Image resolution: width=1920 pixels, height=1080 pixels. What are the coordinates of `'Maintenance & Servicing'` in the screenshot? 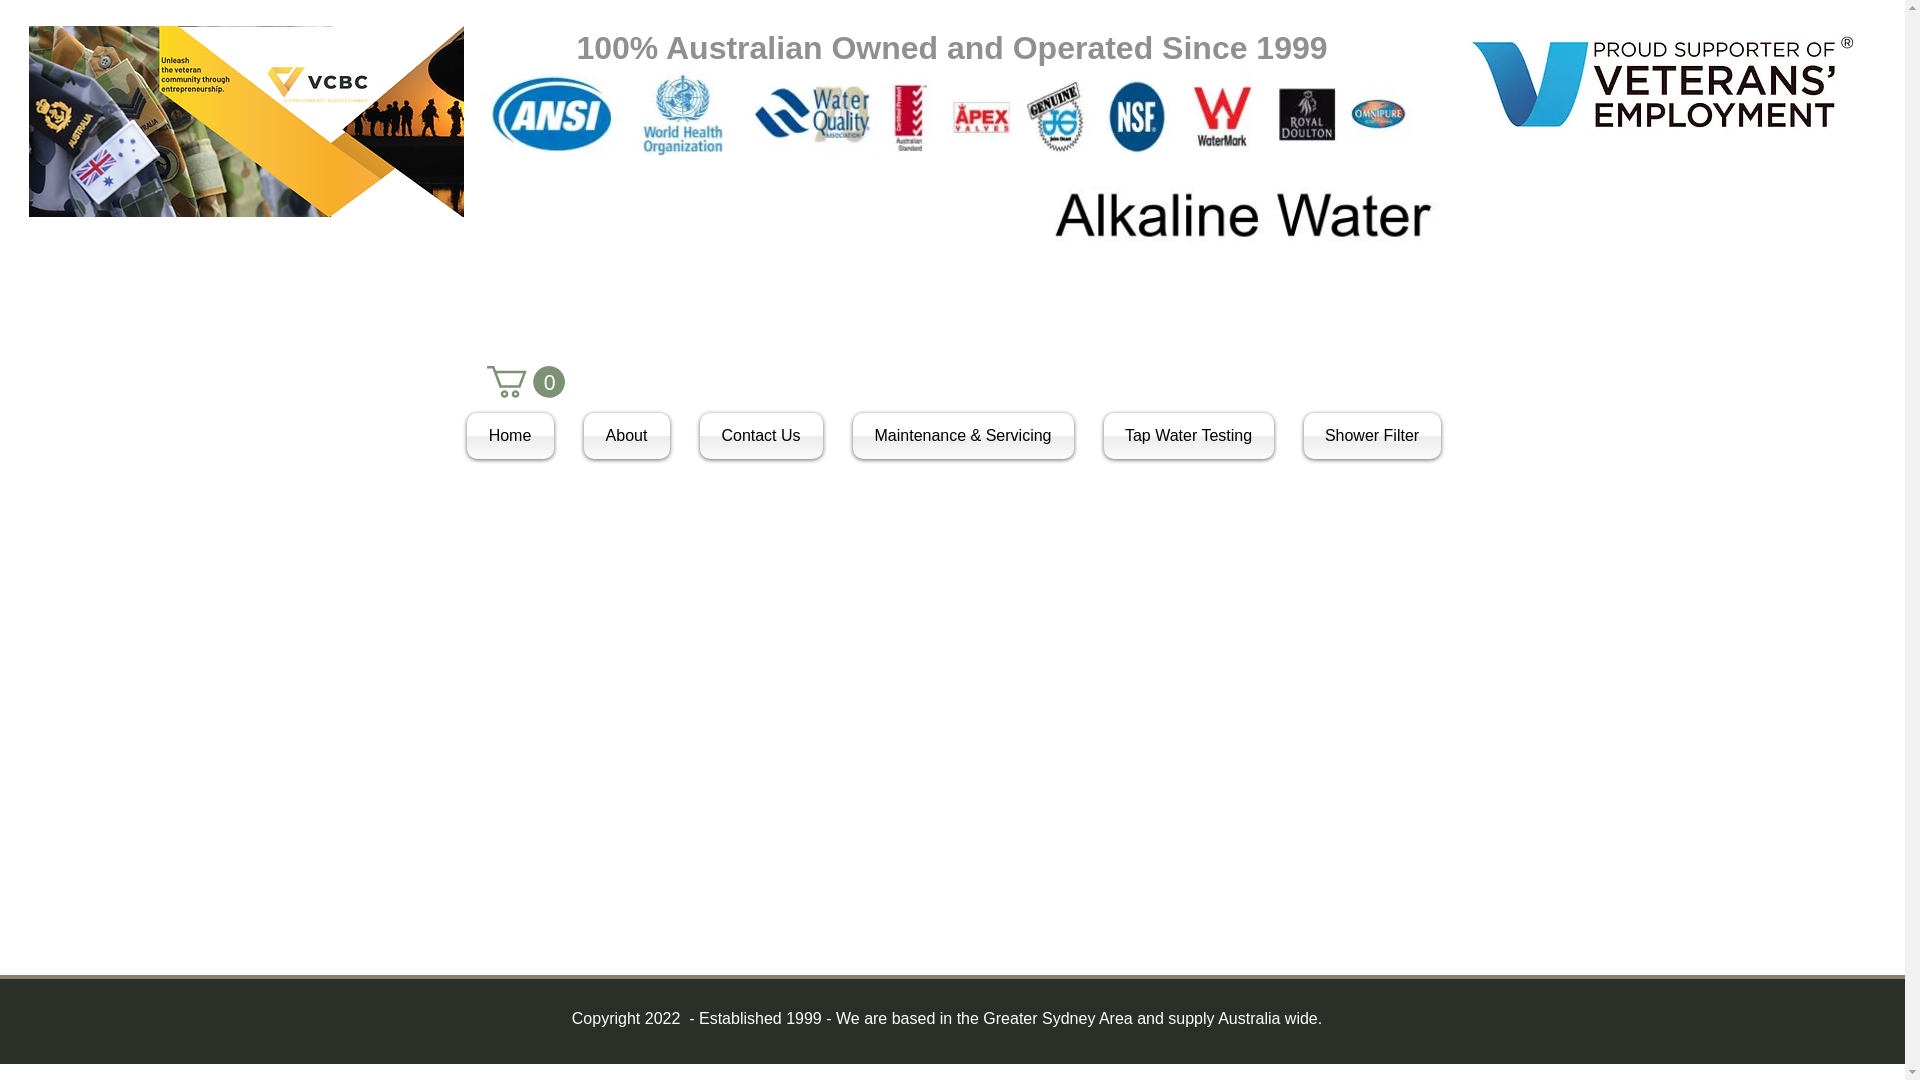 It's located at (963, 434).